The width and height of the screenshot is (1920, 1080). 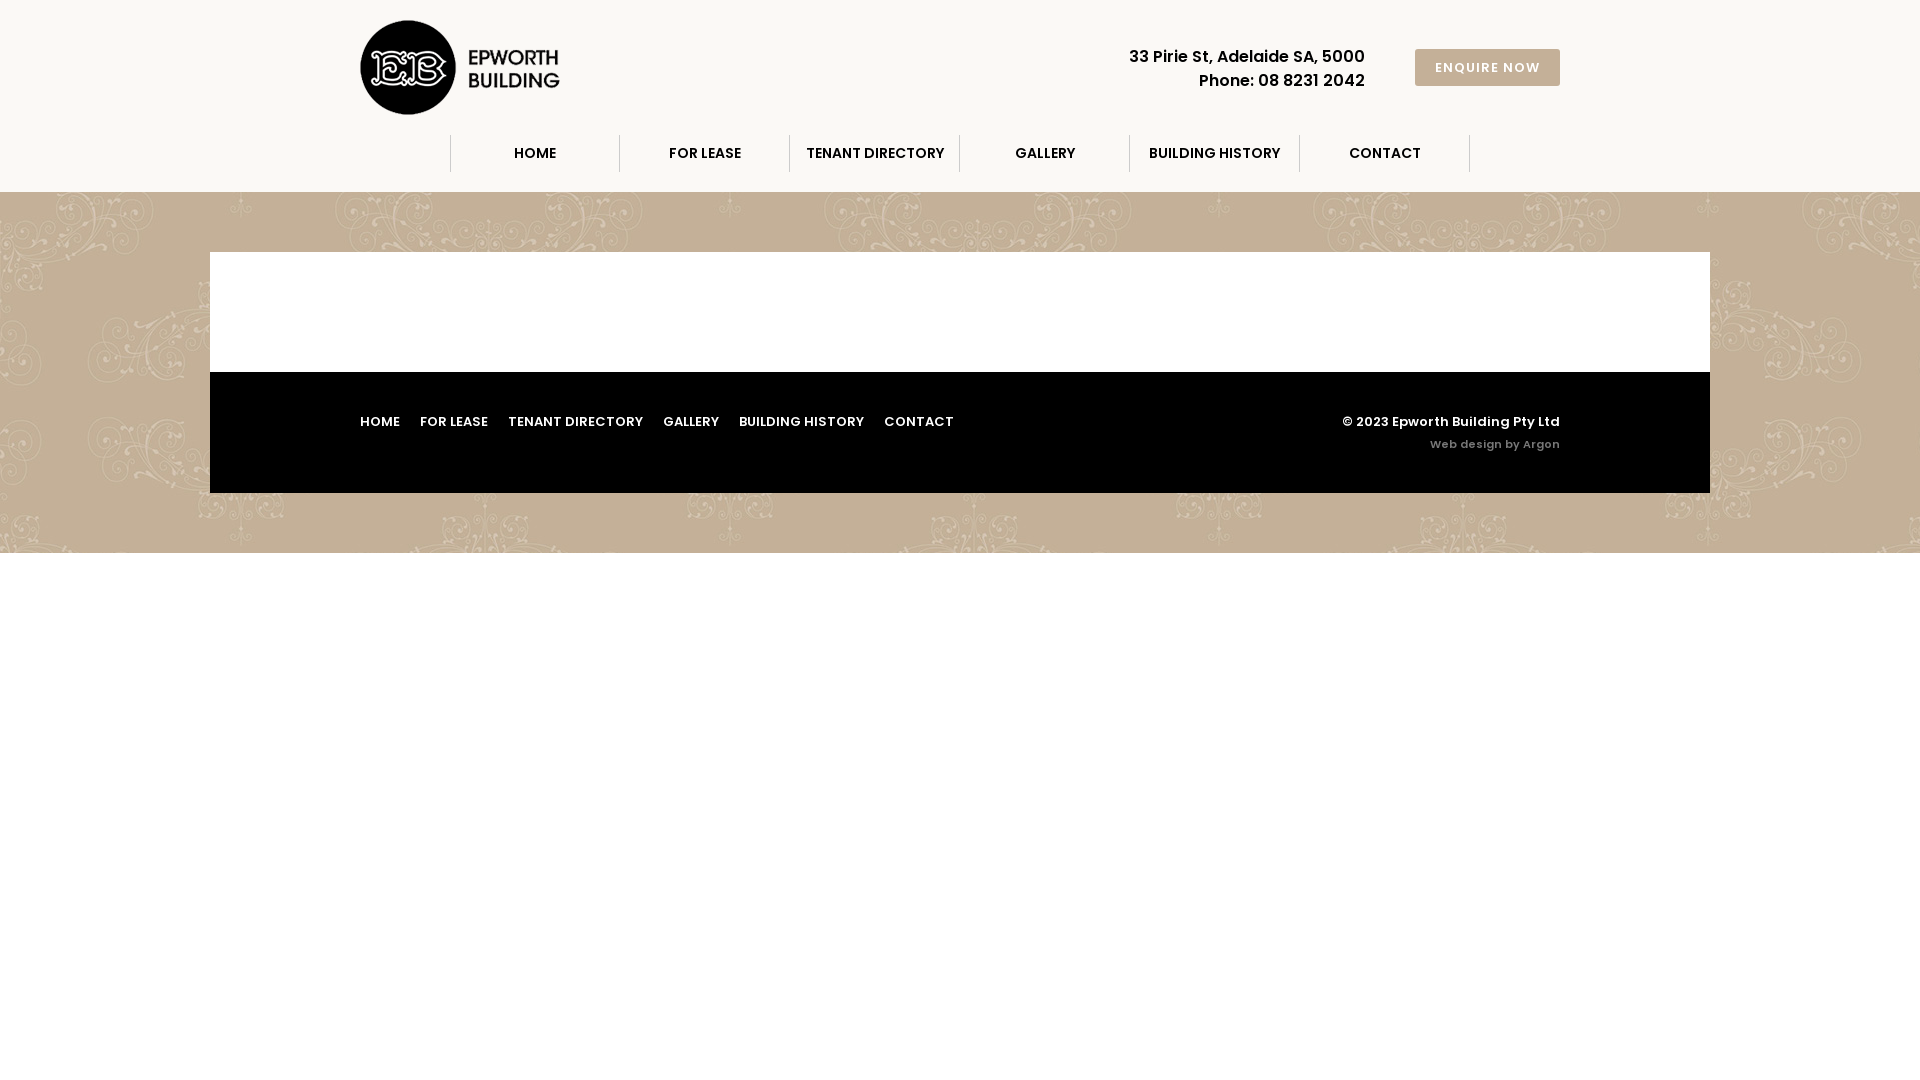 What do you see at coordinates (453, 420) in the screenshot?
I see `'FOR LEASE'` at bounding box center [453, 420].